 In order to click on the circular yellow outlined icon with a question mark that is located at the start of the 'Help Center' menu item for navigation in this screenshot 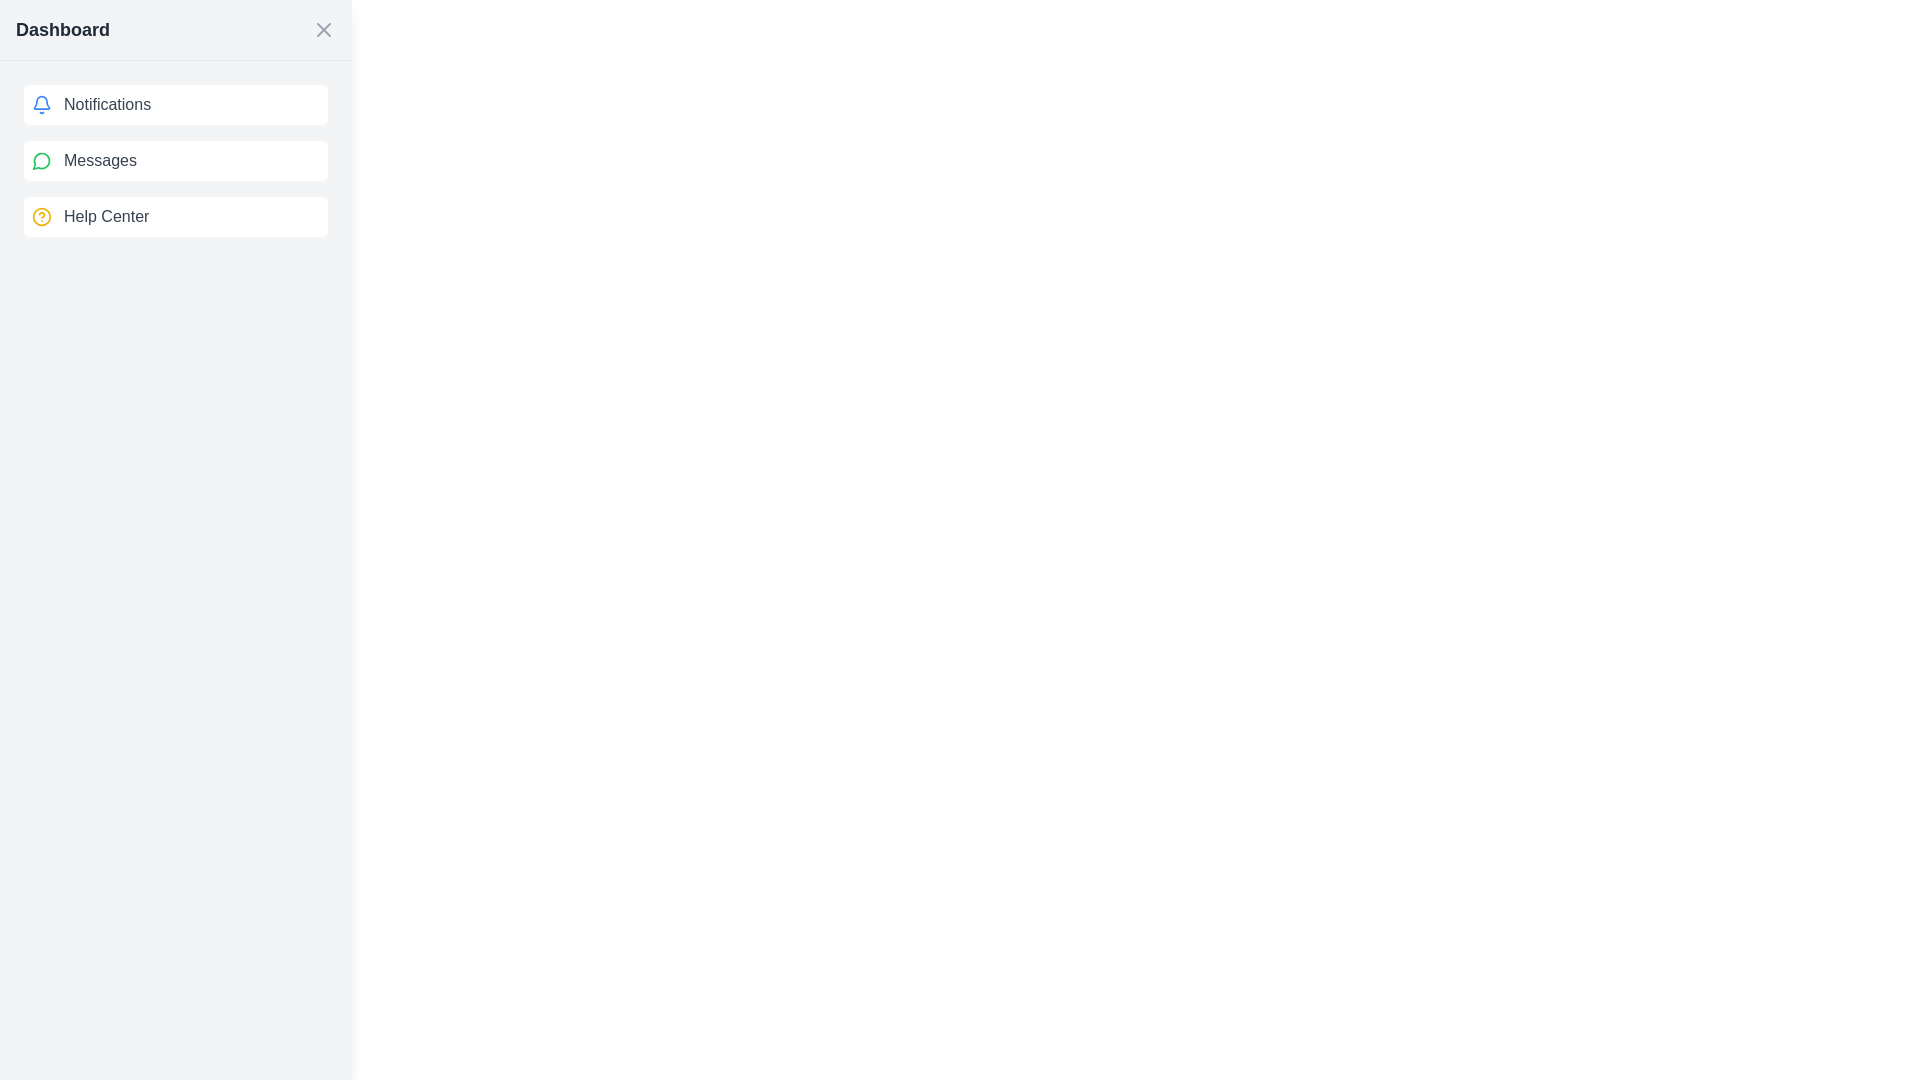, I will do `click(42, 216)`.